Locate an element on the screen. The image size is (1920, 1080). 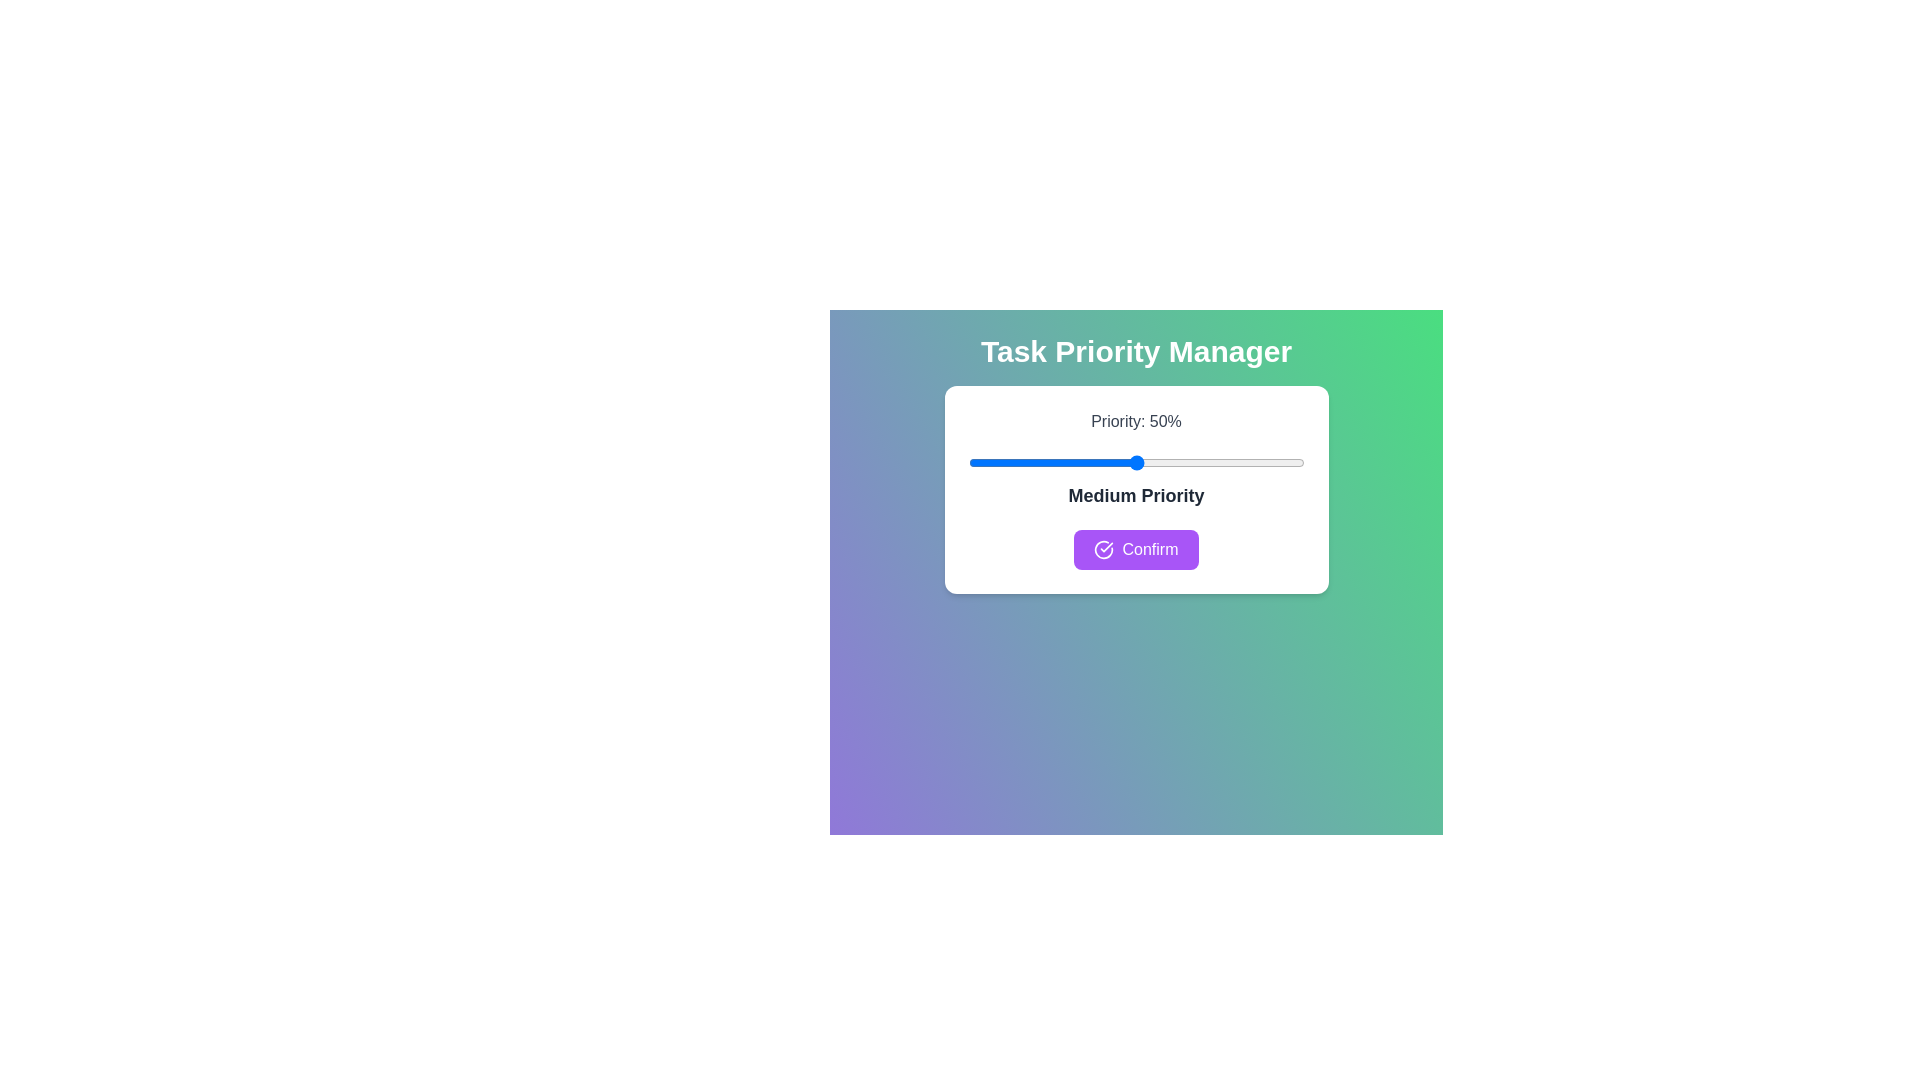
the slider to set the priority to 47% is located at coordinates (1126, 462).